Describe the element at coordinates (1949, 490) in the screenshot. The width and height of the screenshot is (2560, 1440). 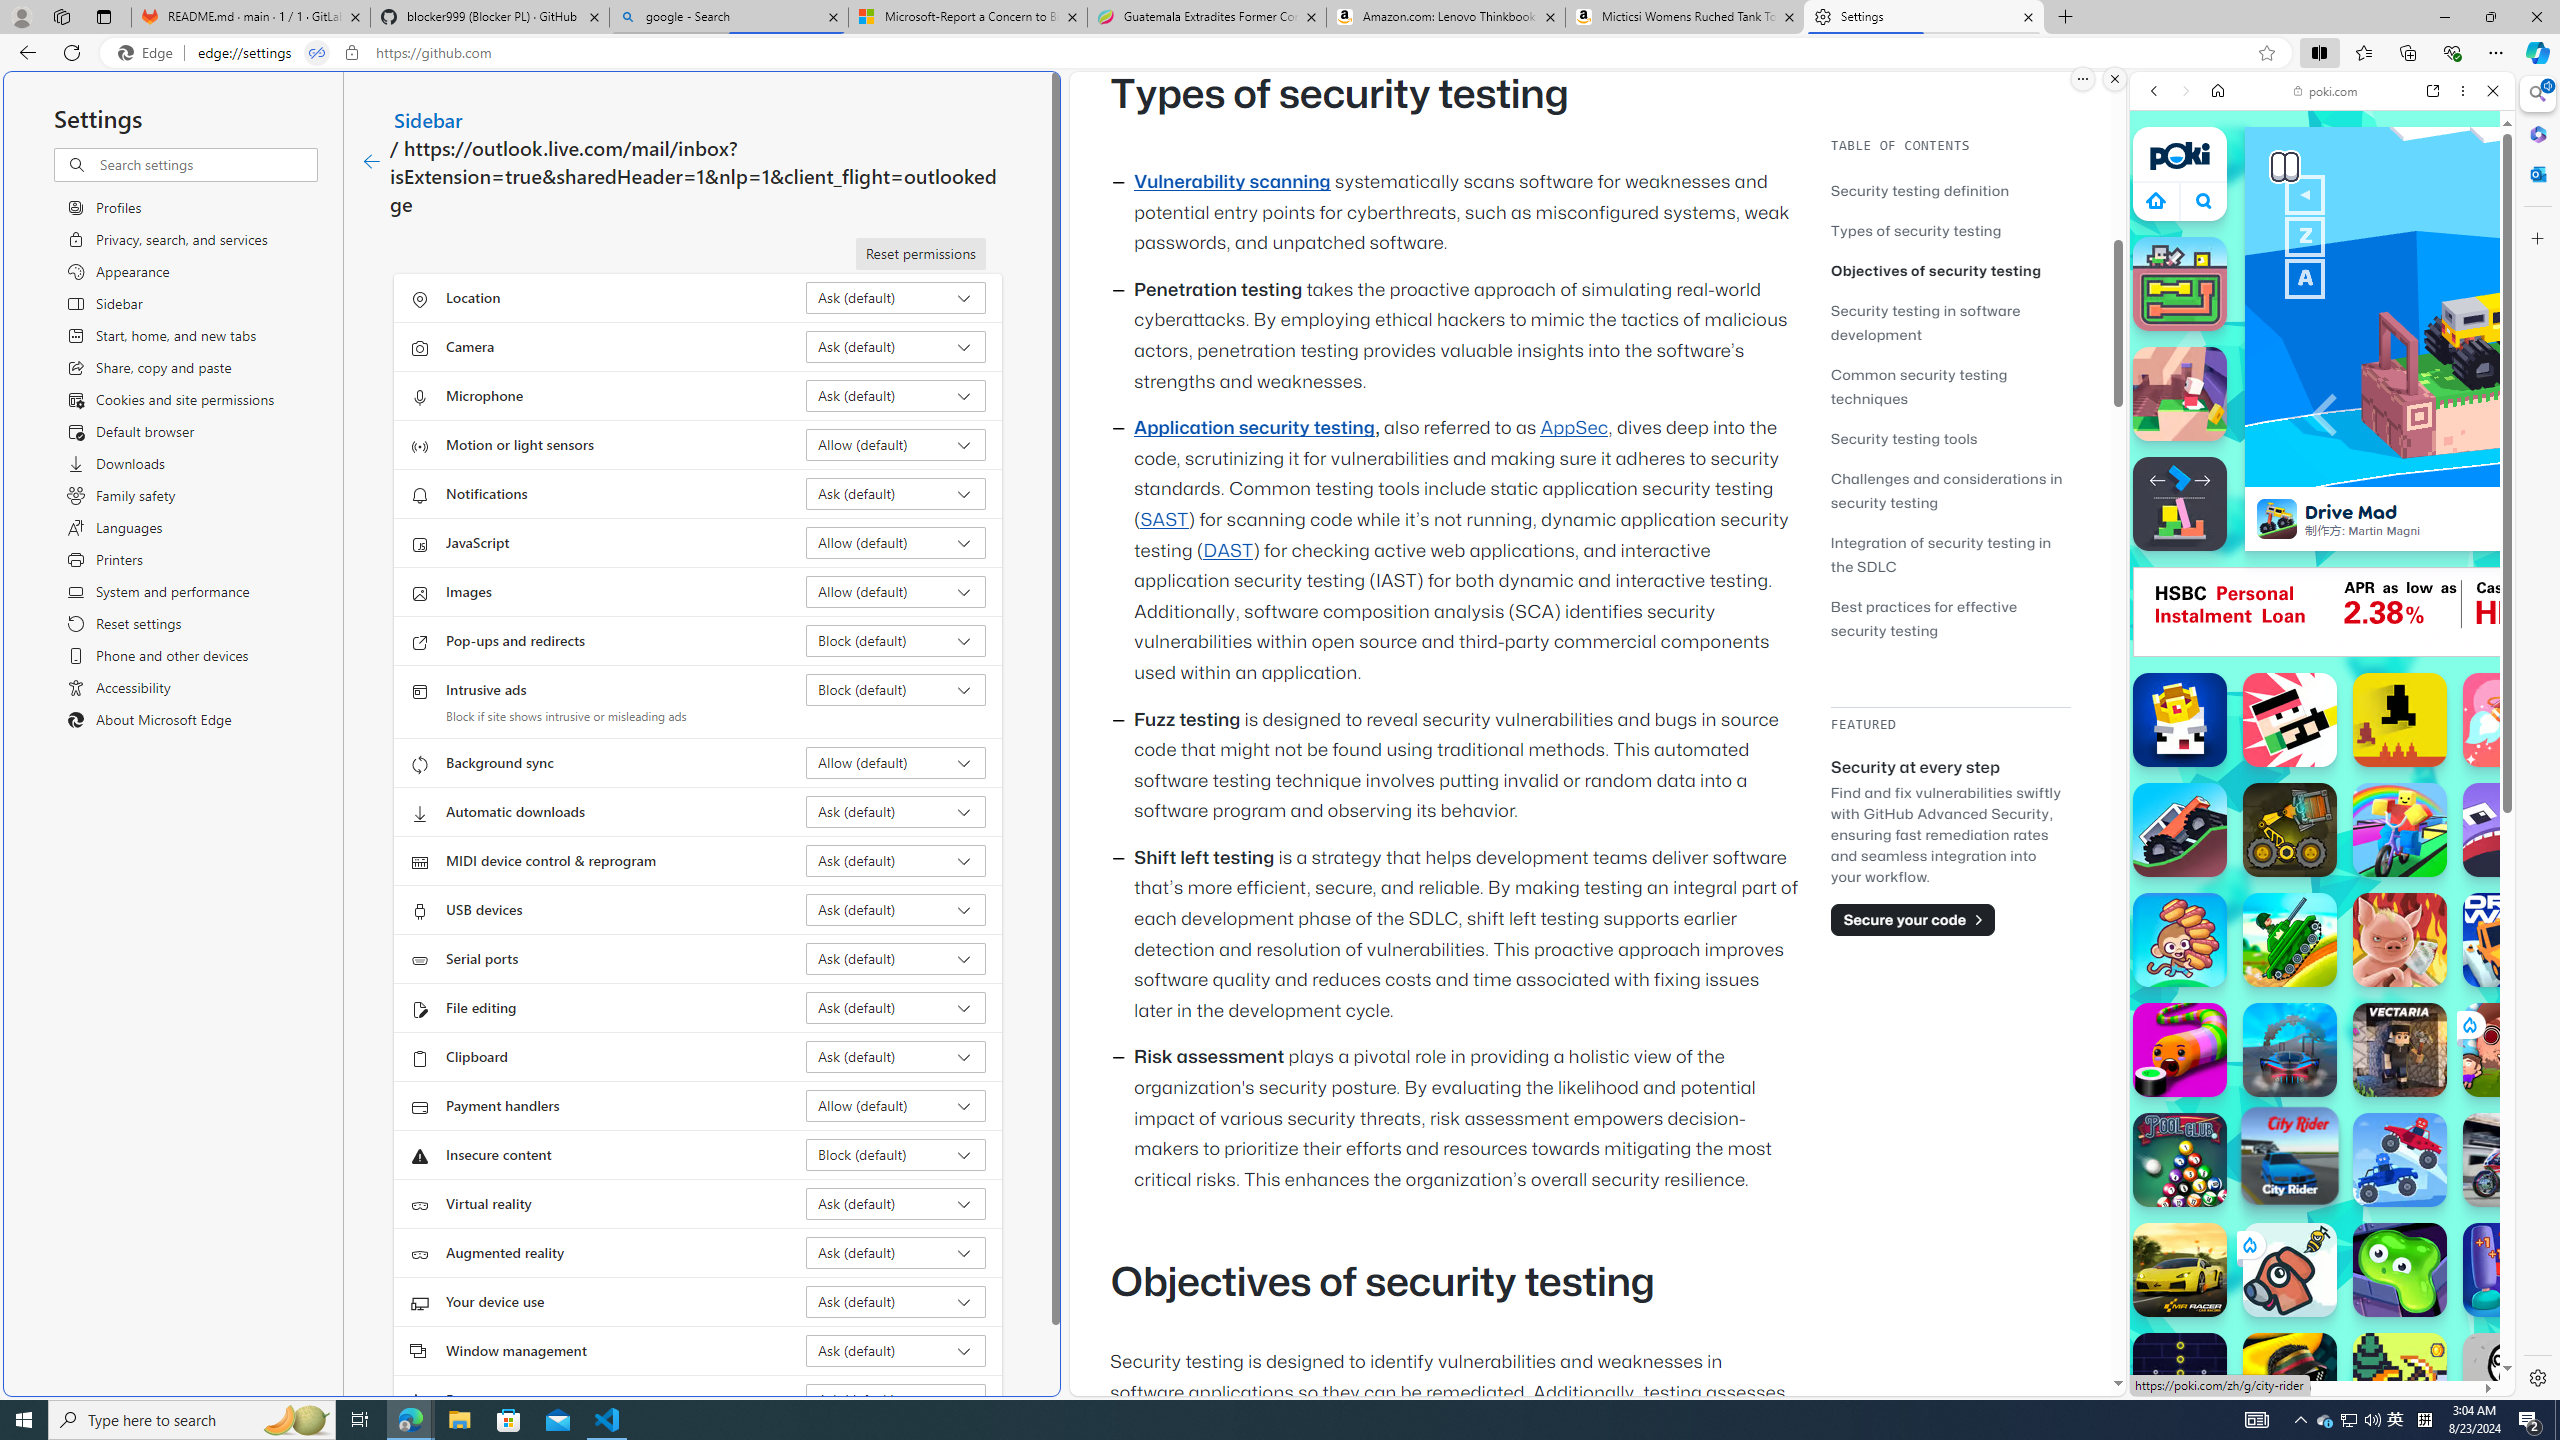
I see `'Challenges and considerations in security testing'` at that location.